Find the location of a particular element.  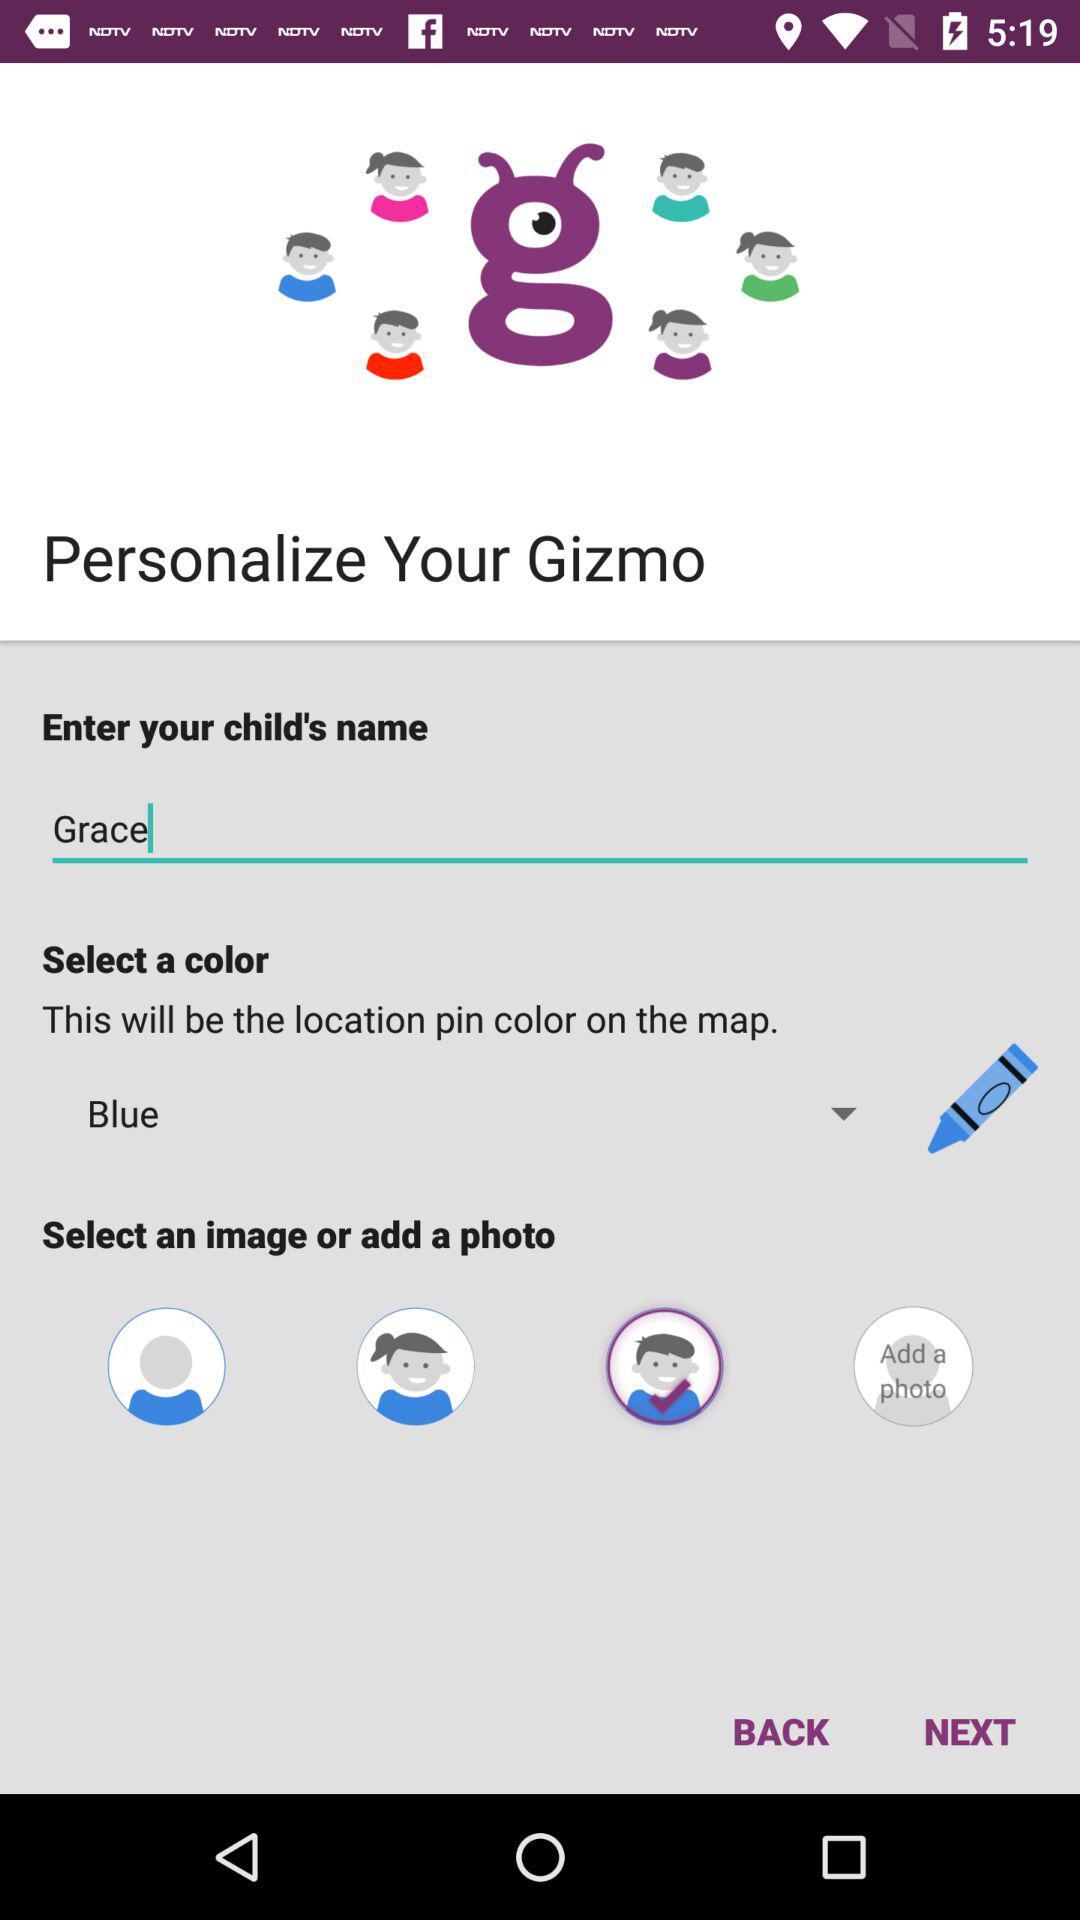

input the photo page is located at coordinates (913, 1365).